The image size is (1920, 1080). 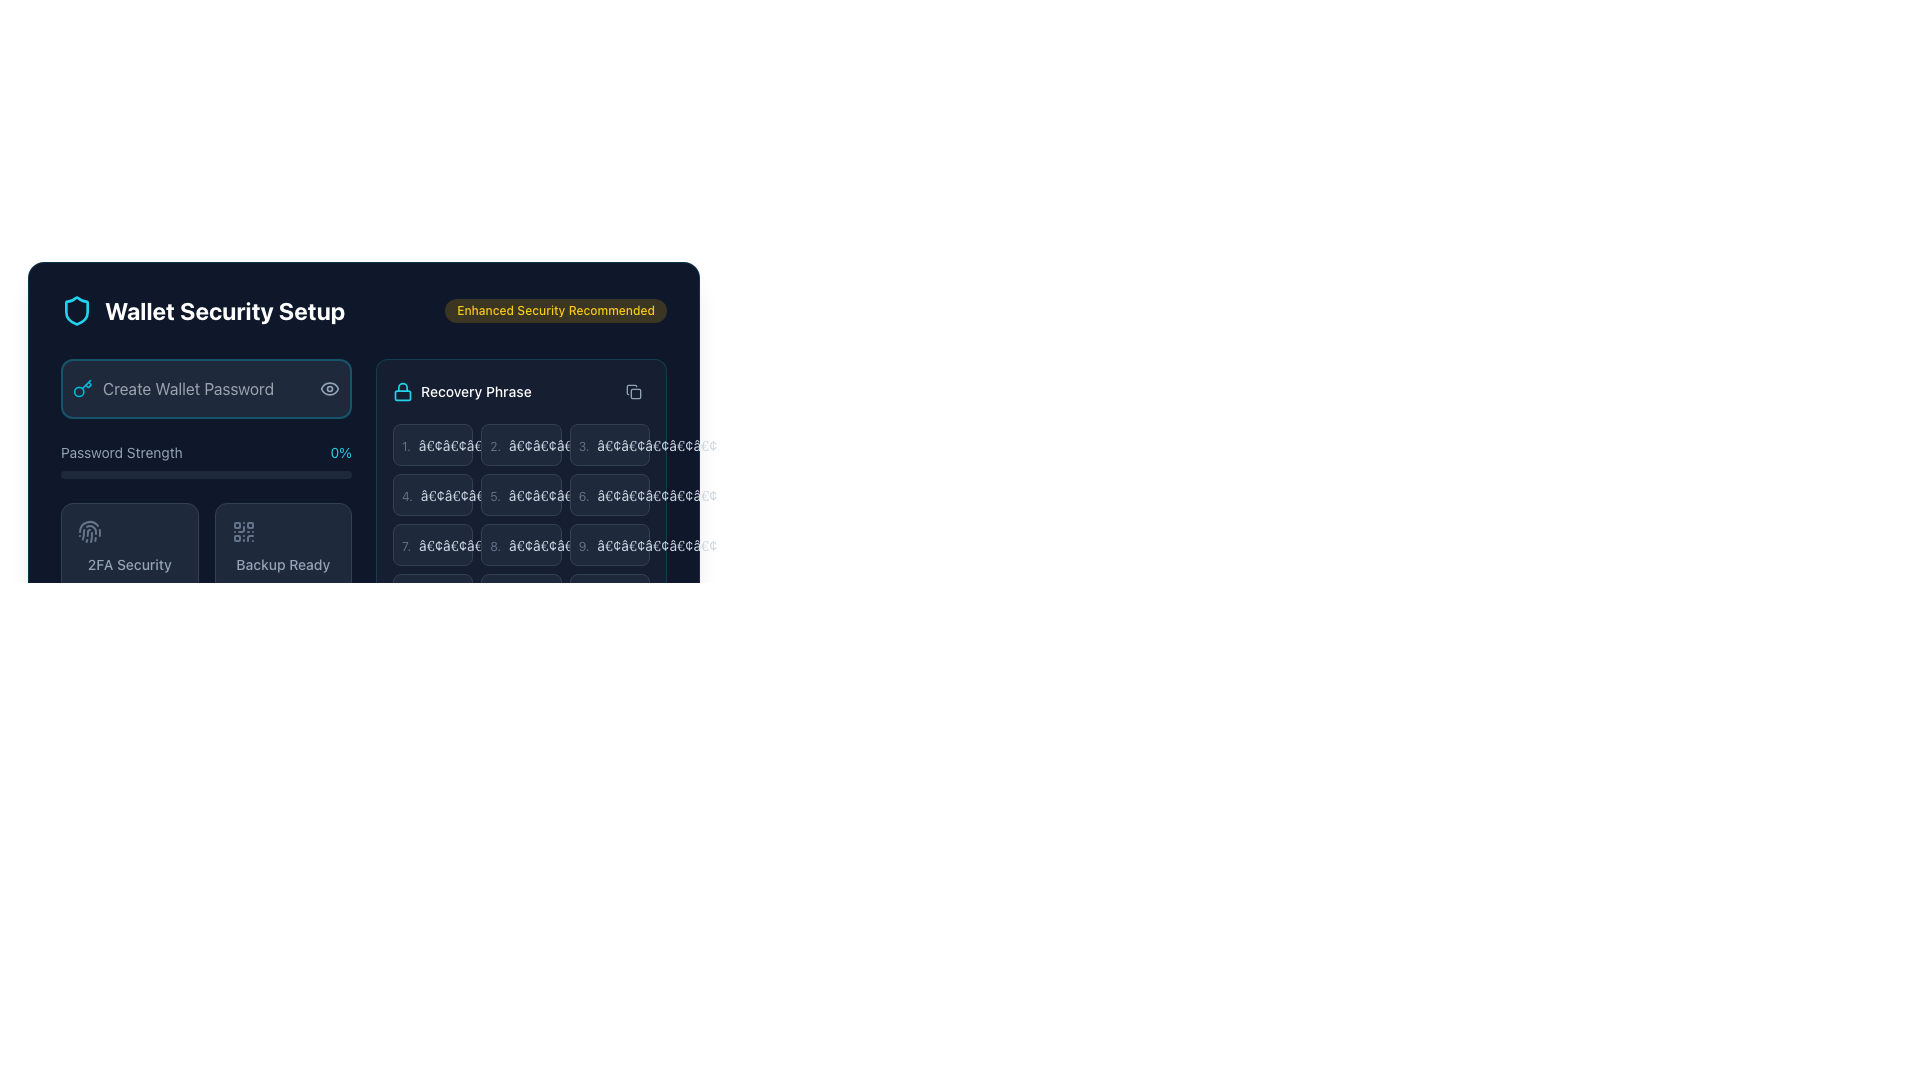 What do you see at coordinates (608, 544) in the screenshot?
I see `the ninth static display box in the 'Recovery Phrase' section, which is located in the bottom row of the grid structure and is immediately to the right of the eighth component` at bounding box center [608, 544].